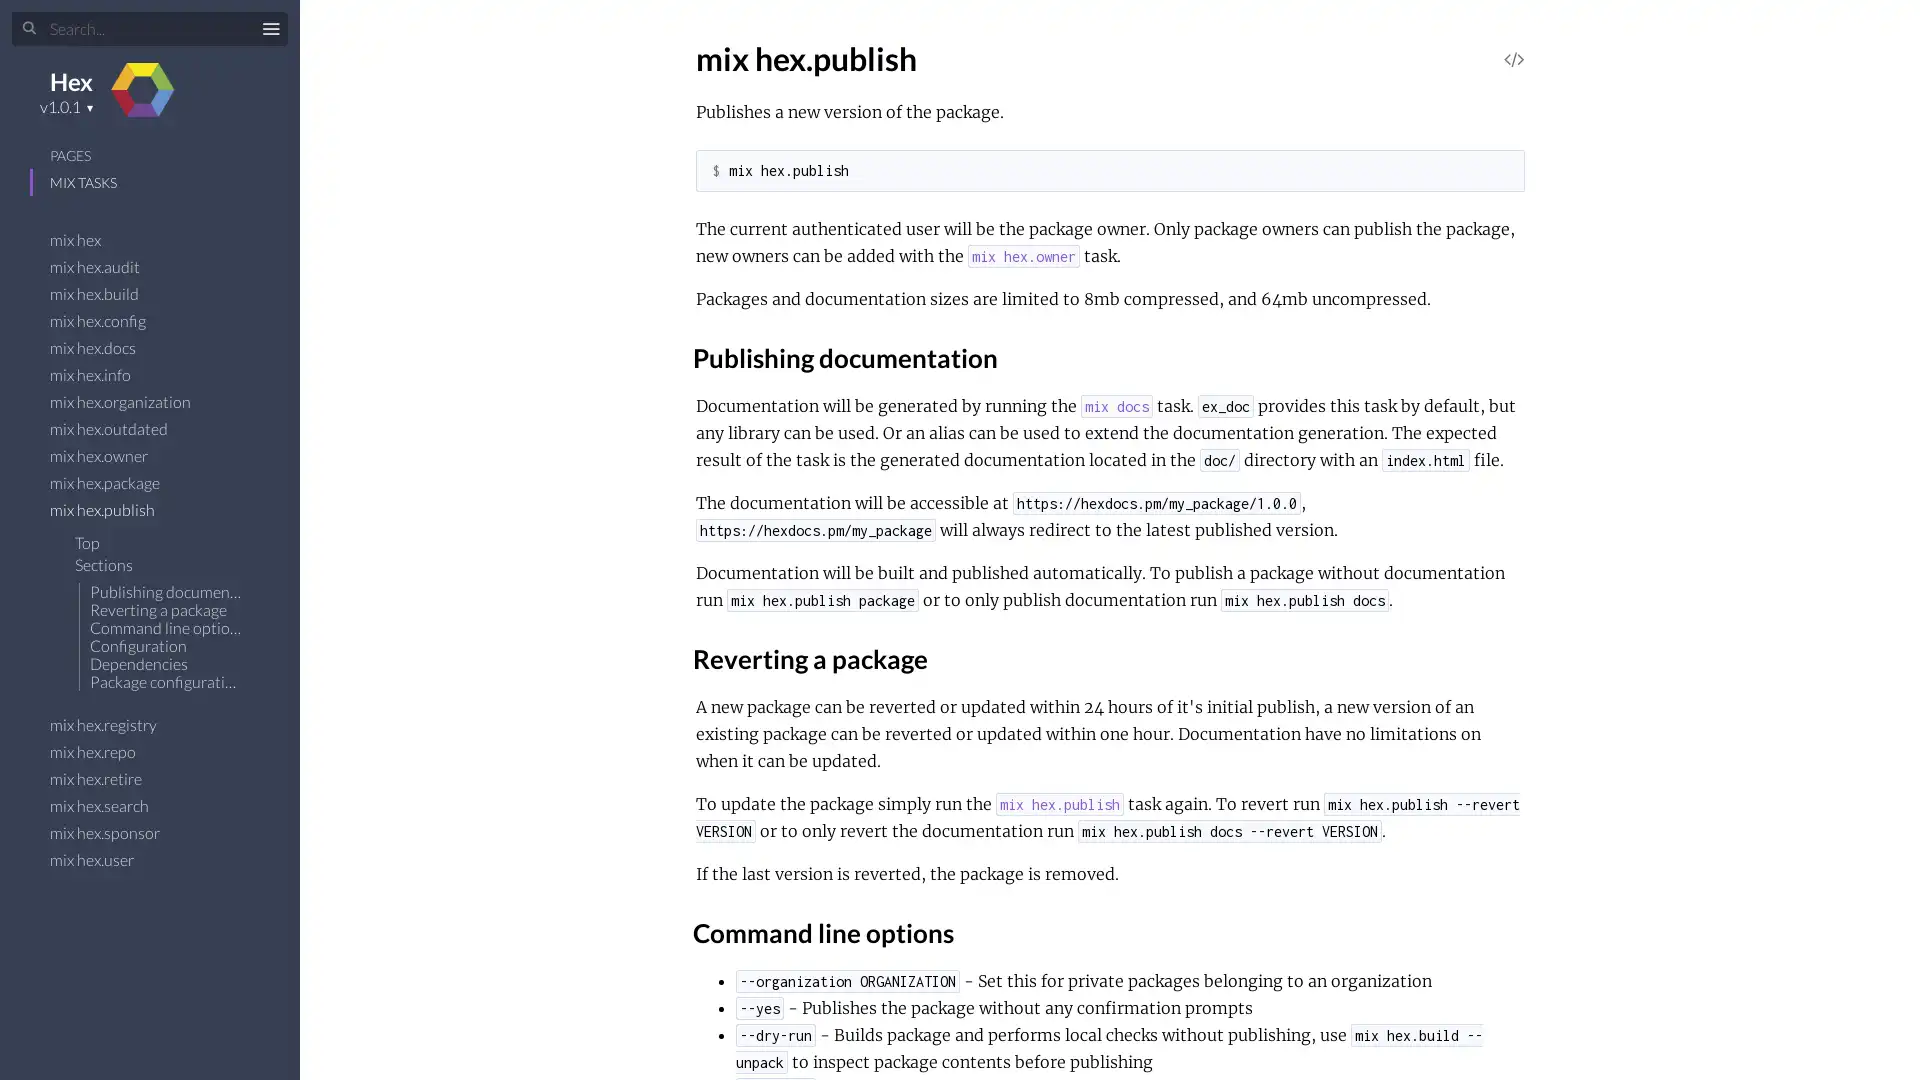 The image size is (1920, 1080). Describe the element at coordinates (29, 29) in the screenshot. I see `Submit Search` at that location.